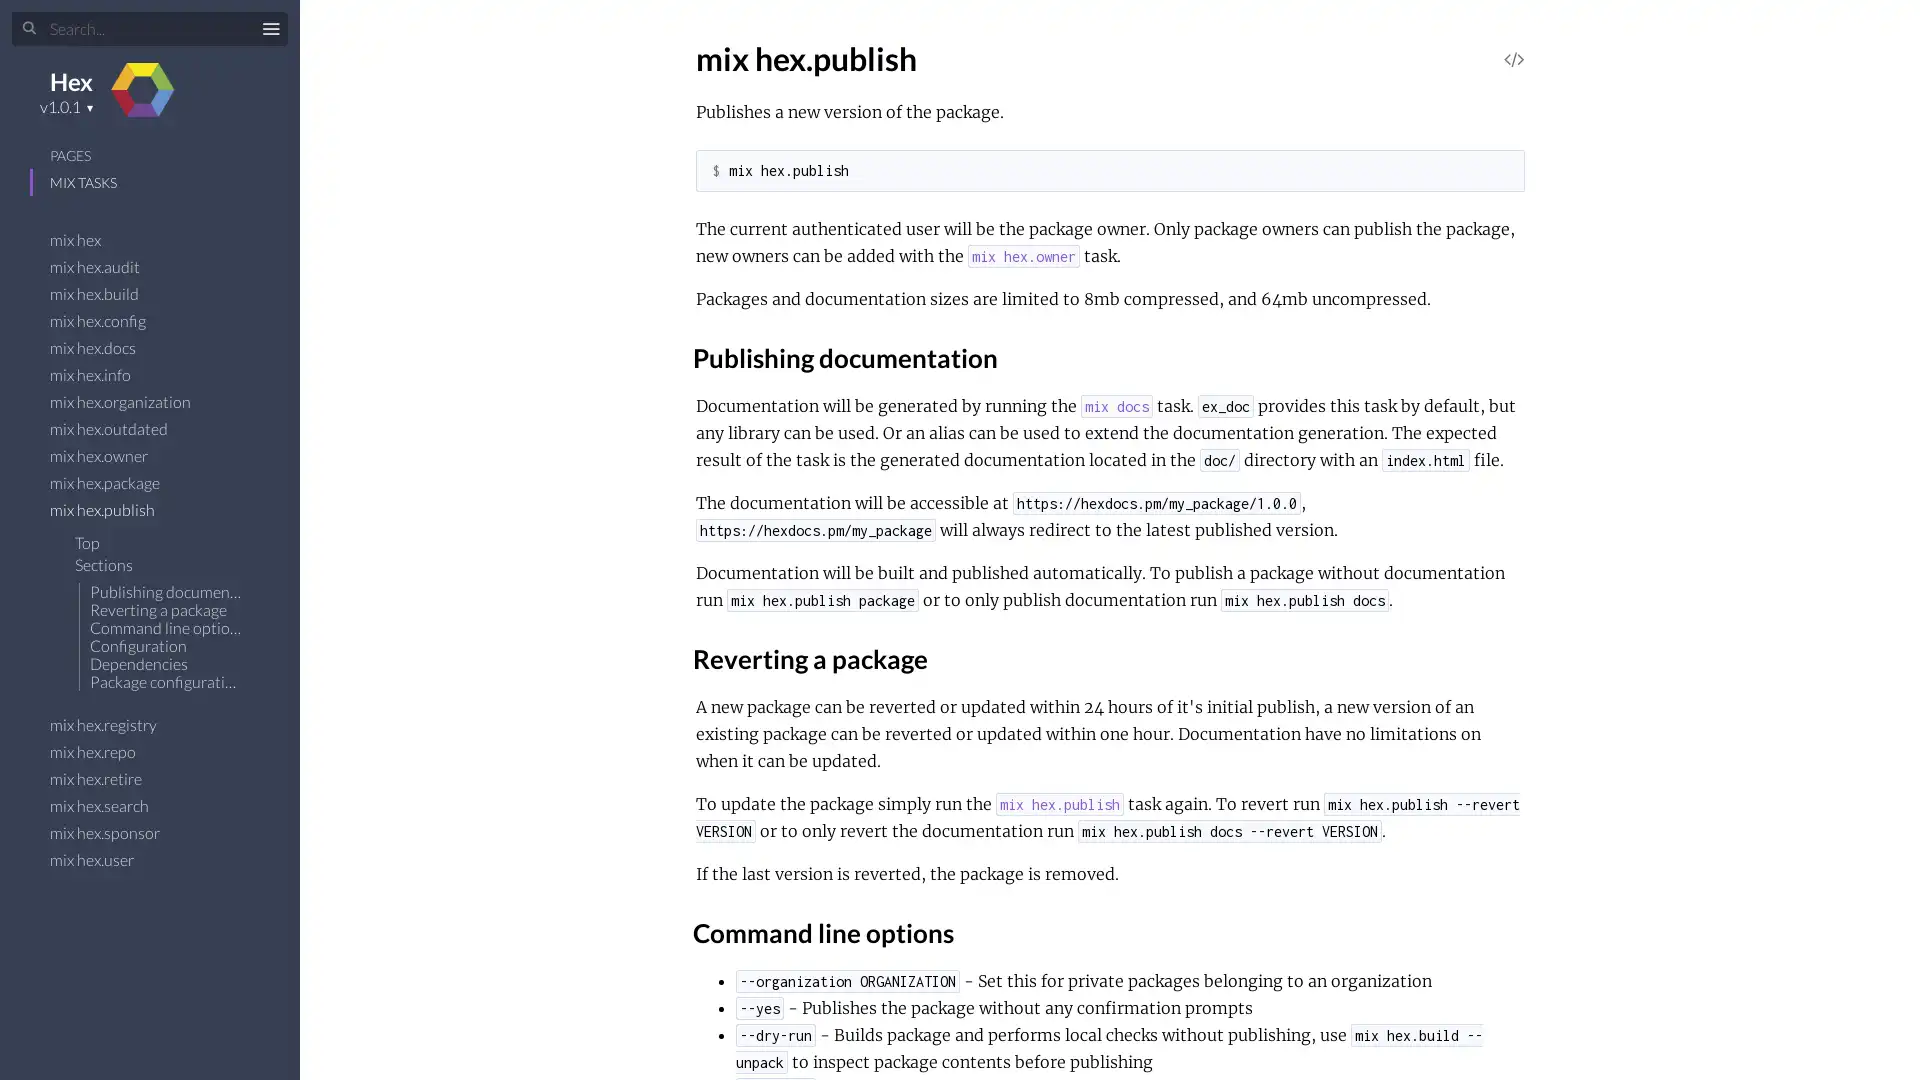 The image size is (1920, 1080). Describe the element at coordinates (29, 29) in the screenshot. I see `Submit Search` at that location.